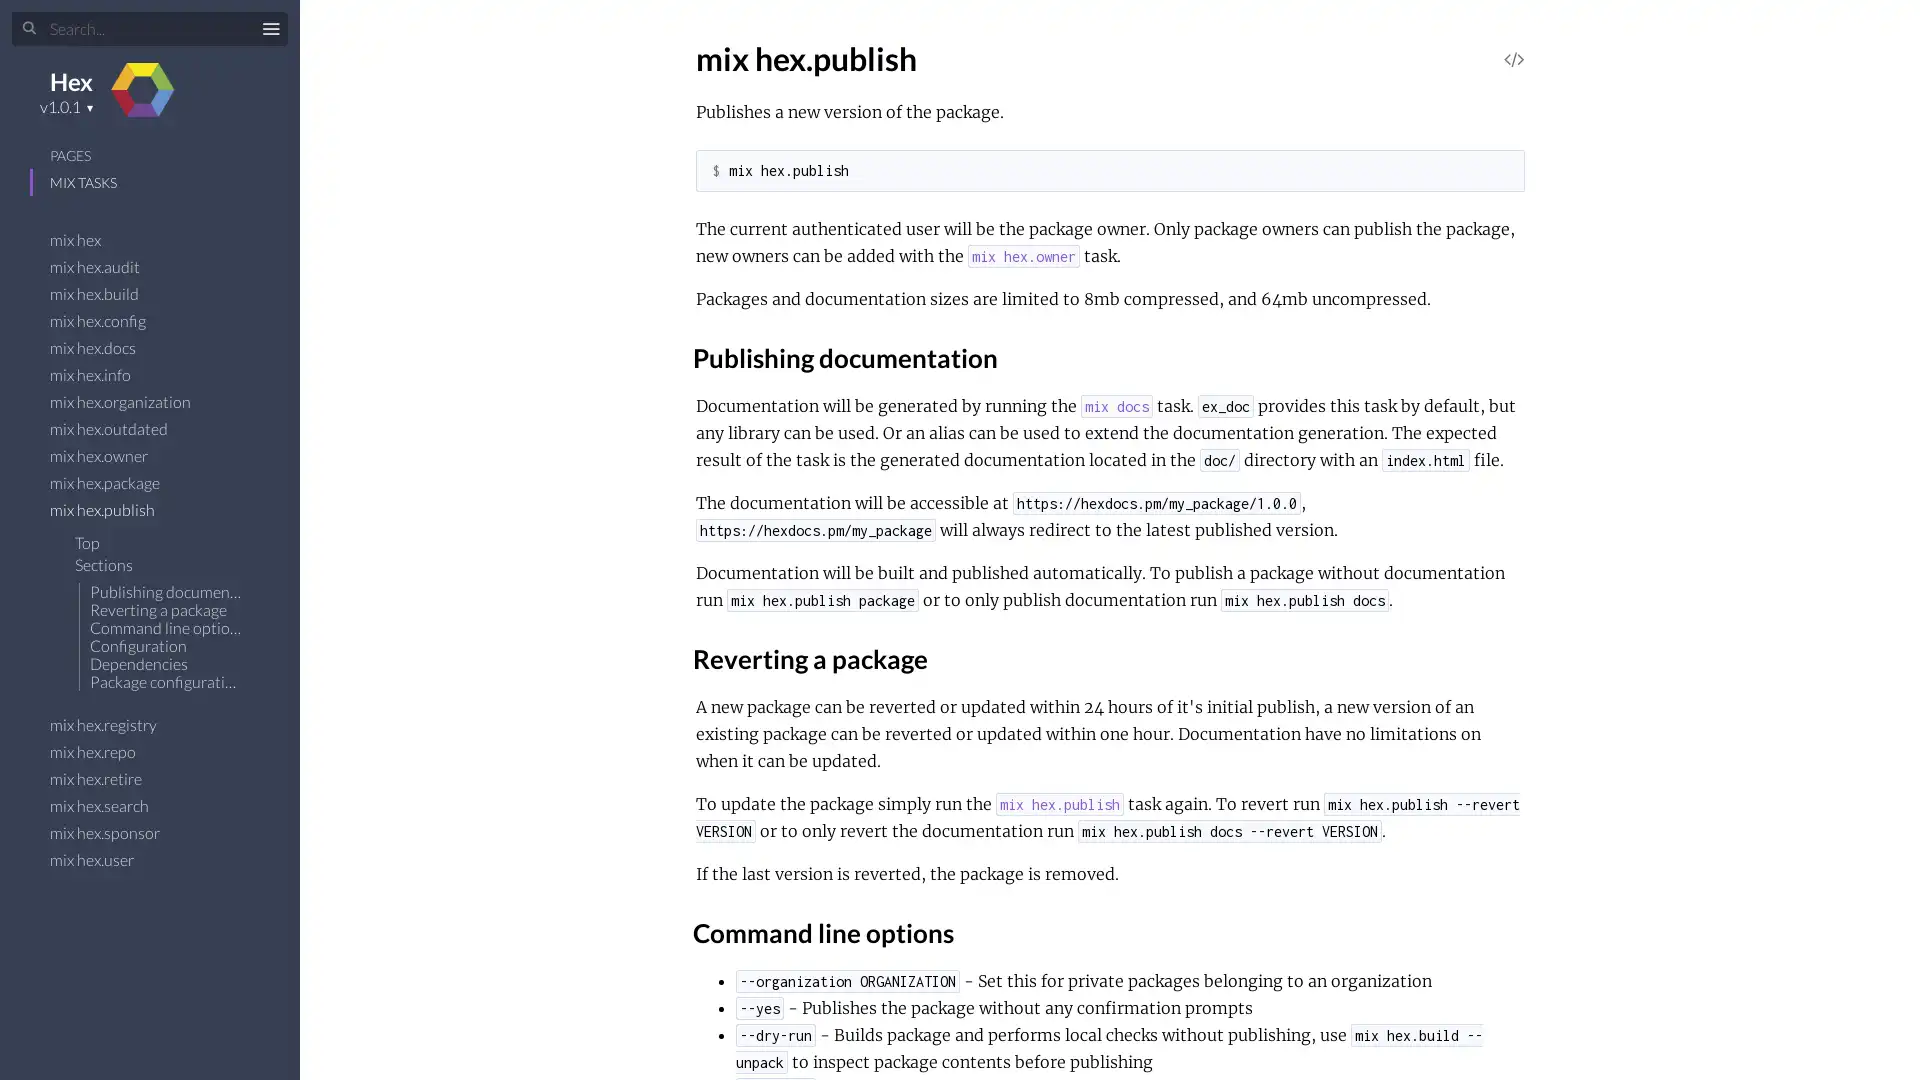 The image size is (1920, 1080). Describe the element at coordinates (29, 29) in the screenshot. I see `Submit Search` at that location.